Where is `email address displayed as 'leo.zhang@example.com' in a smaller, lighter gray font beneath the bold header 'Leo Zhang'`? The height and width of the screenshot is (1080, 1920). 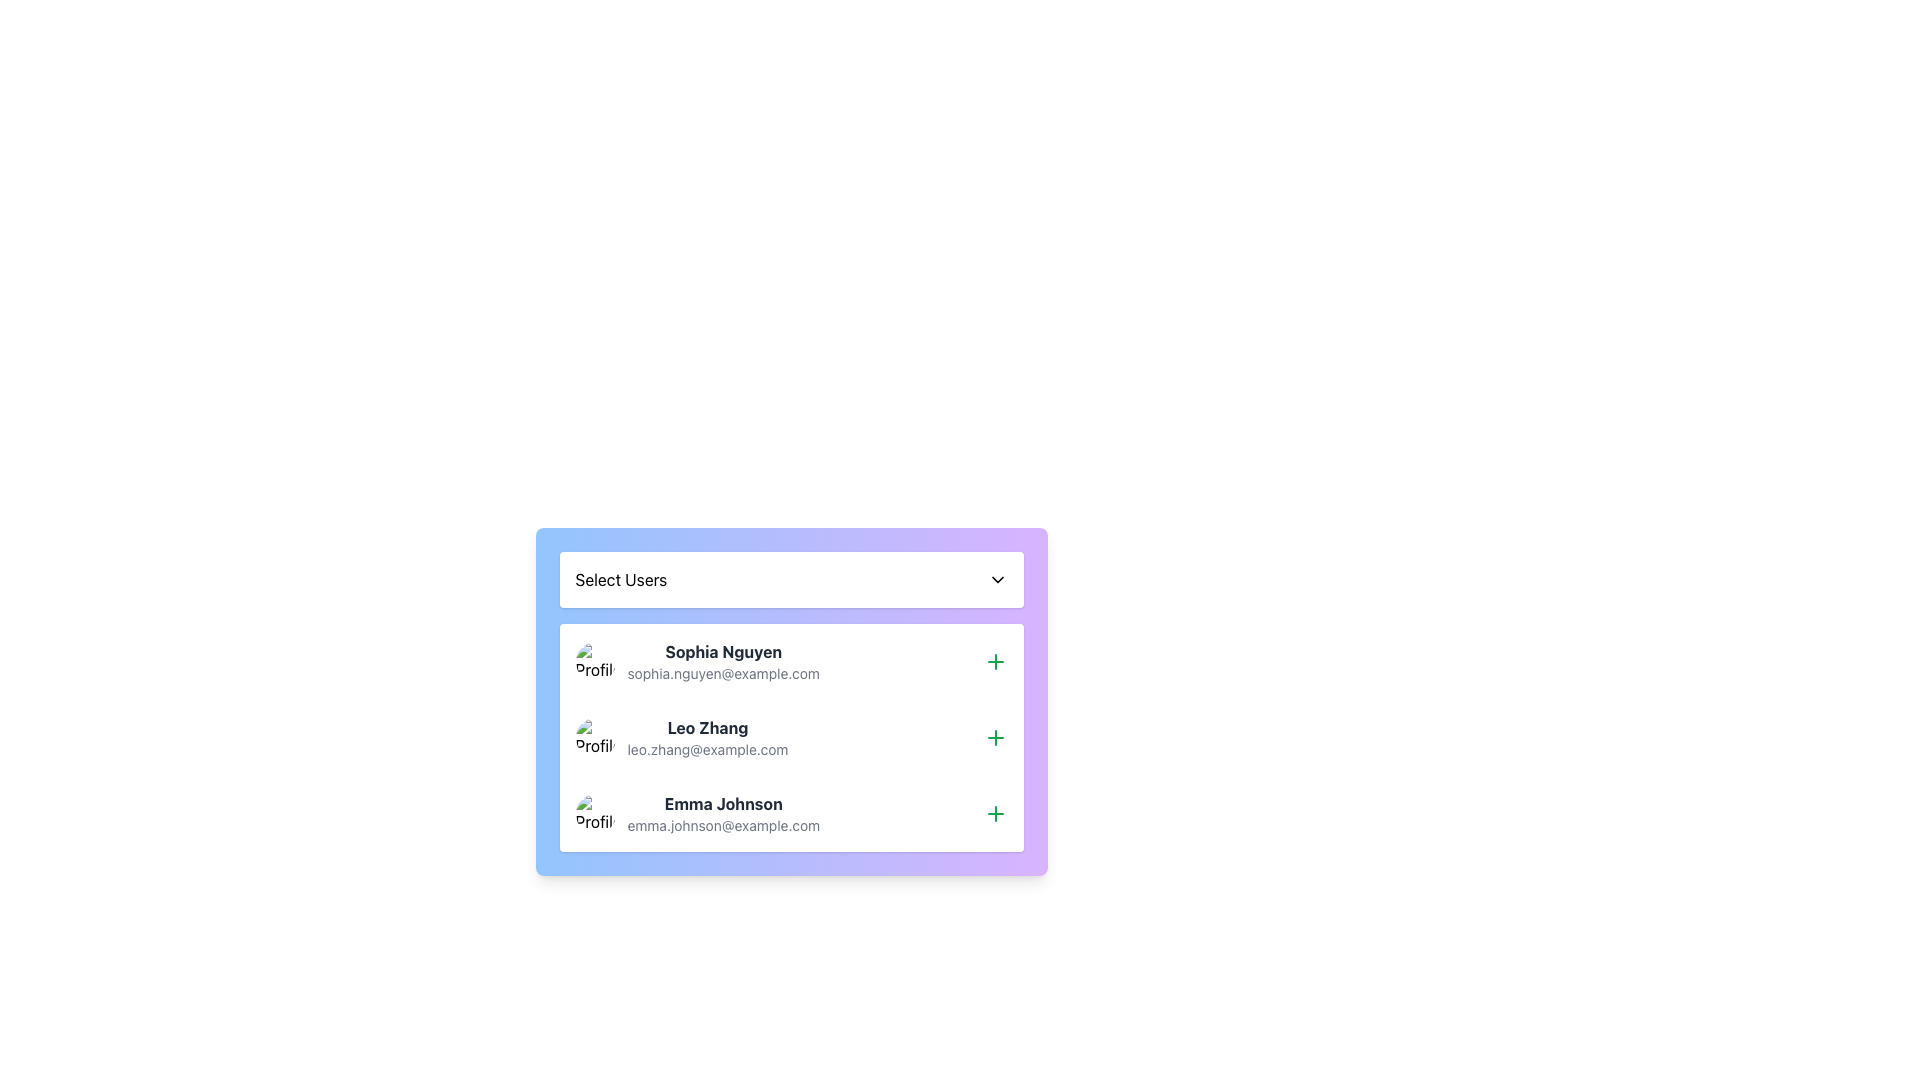
email address displayed as 'leo.zhang@example.com' in a smaller, lighter gray font beneath the bold header 'Leo Zhang' is located at coordinates (707, 749).